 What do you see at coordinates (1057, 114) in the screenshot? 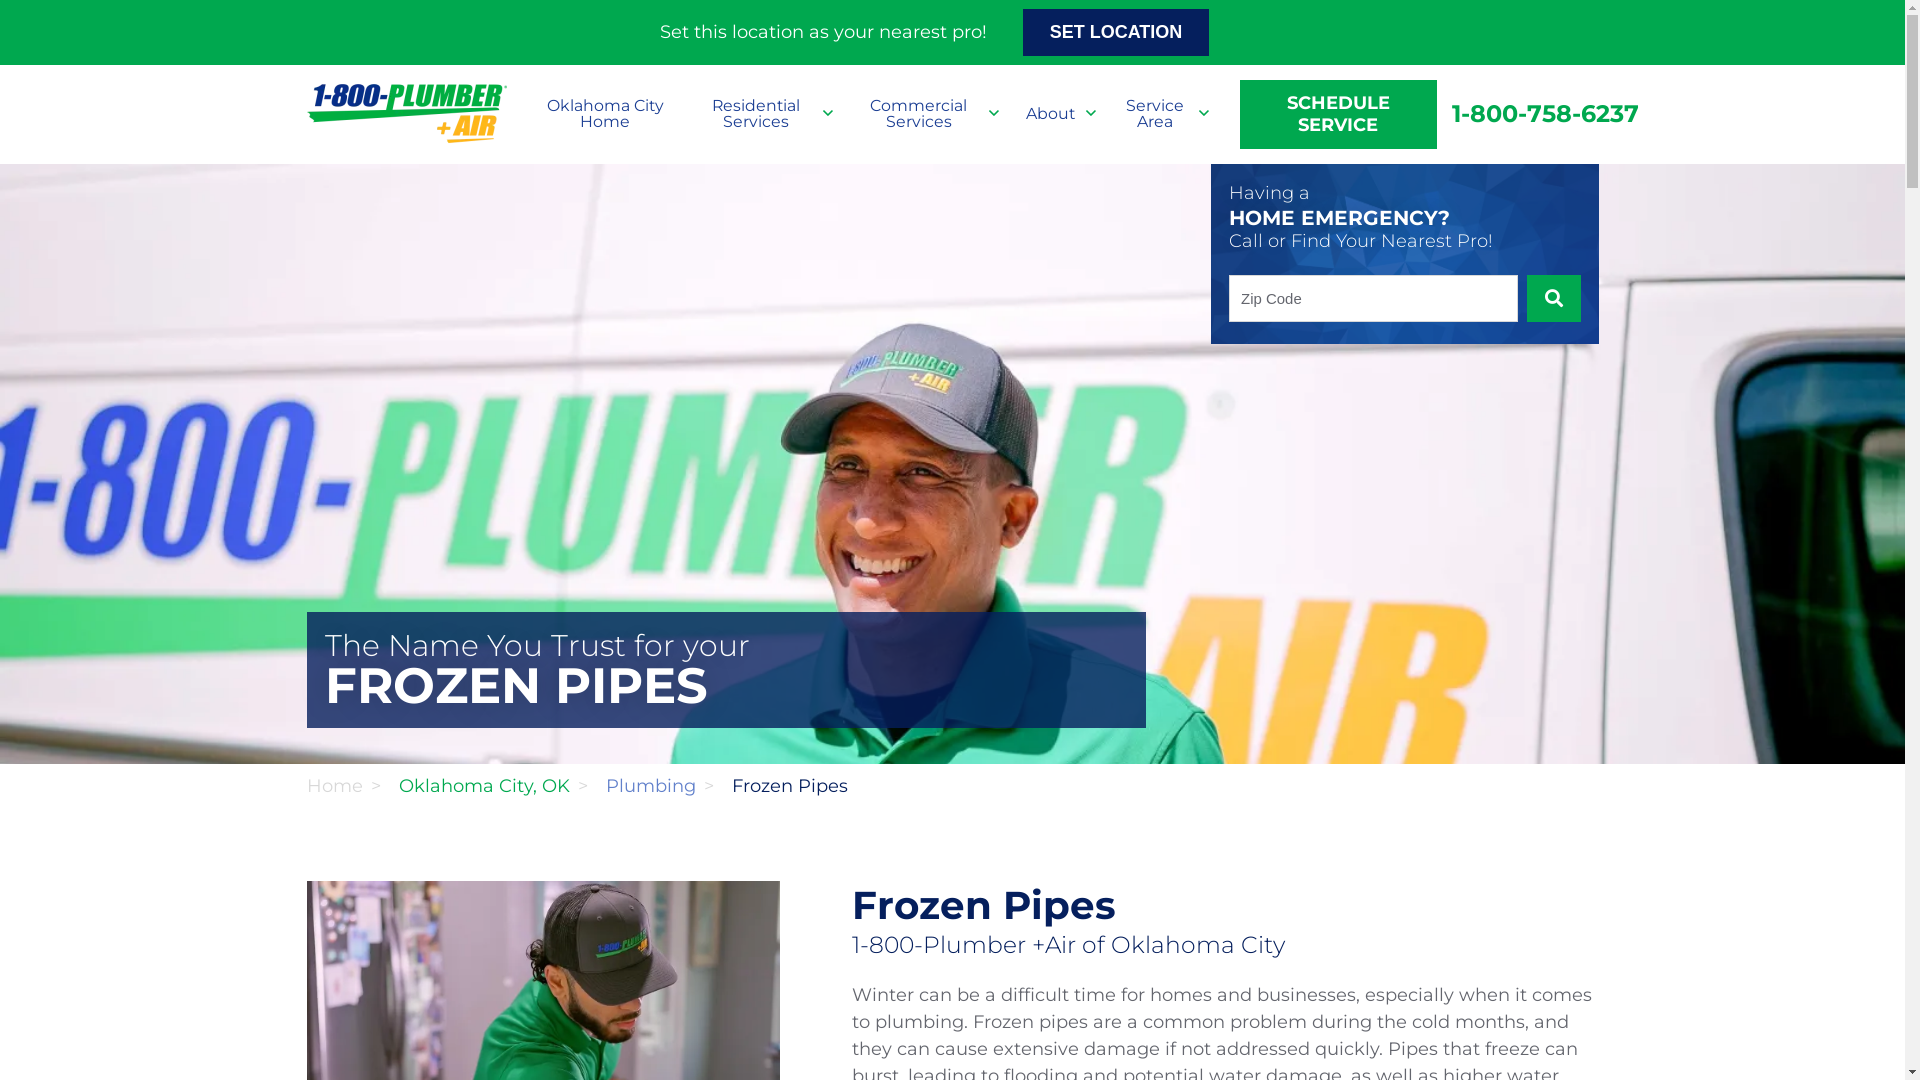
I see `'About'` at bounding box center [1057, 114].